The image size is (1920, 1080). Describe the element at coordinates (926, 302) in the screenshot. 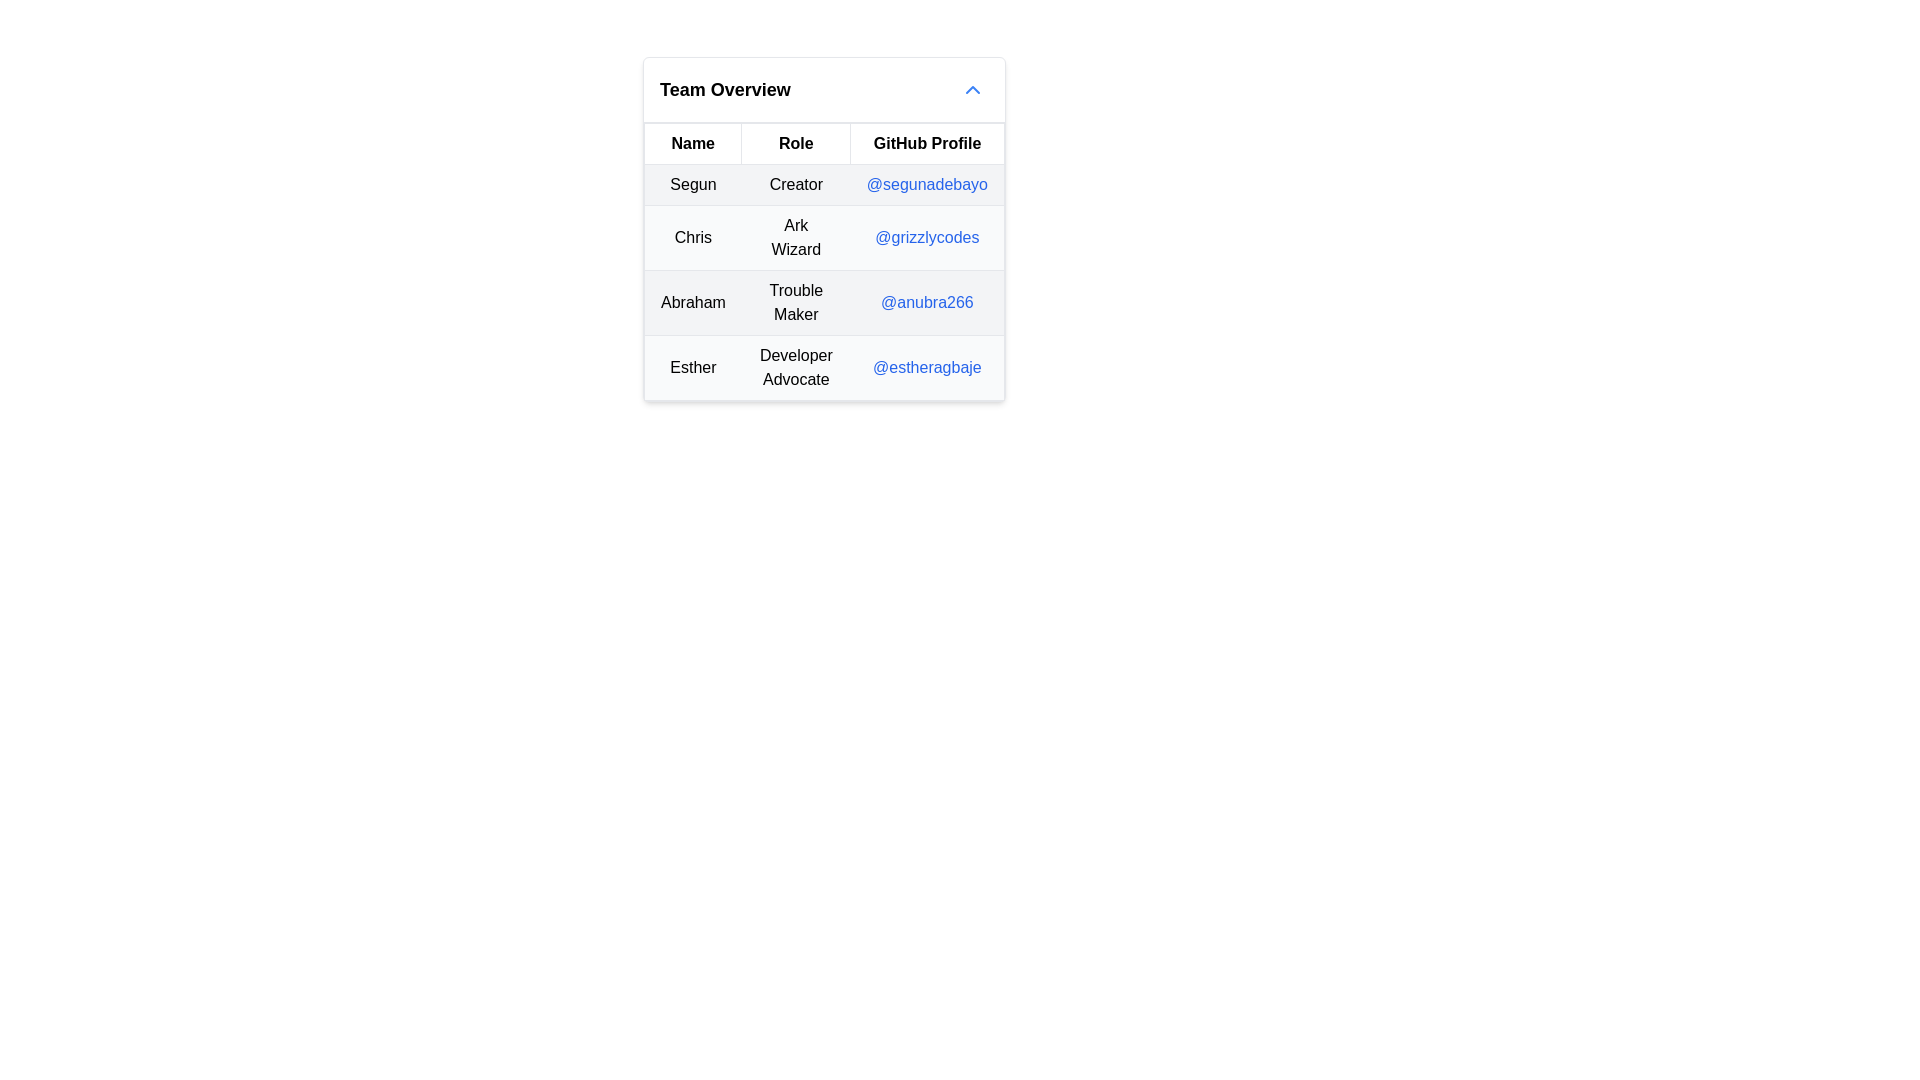

I see `the hyperlink in the third row of the table under the 'GitHub Profile' column` at that location.